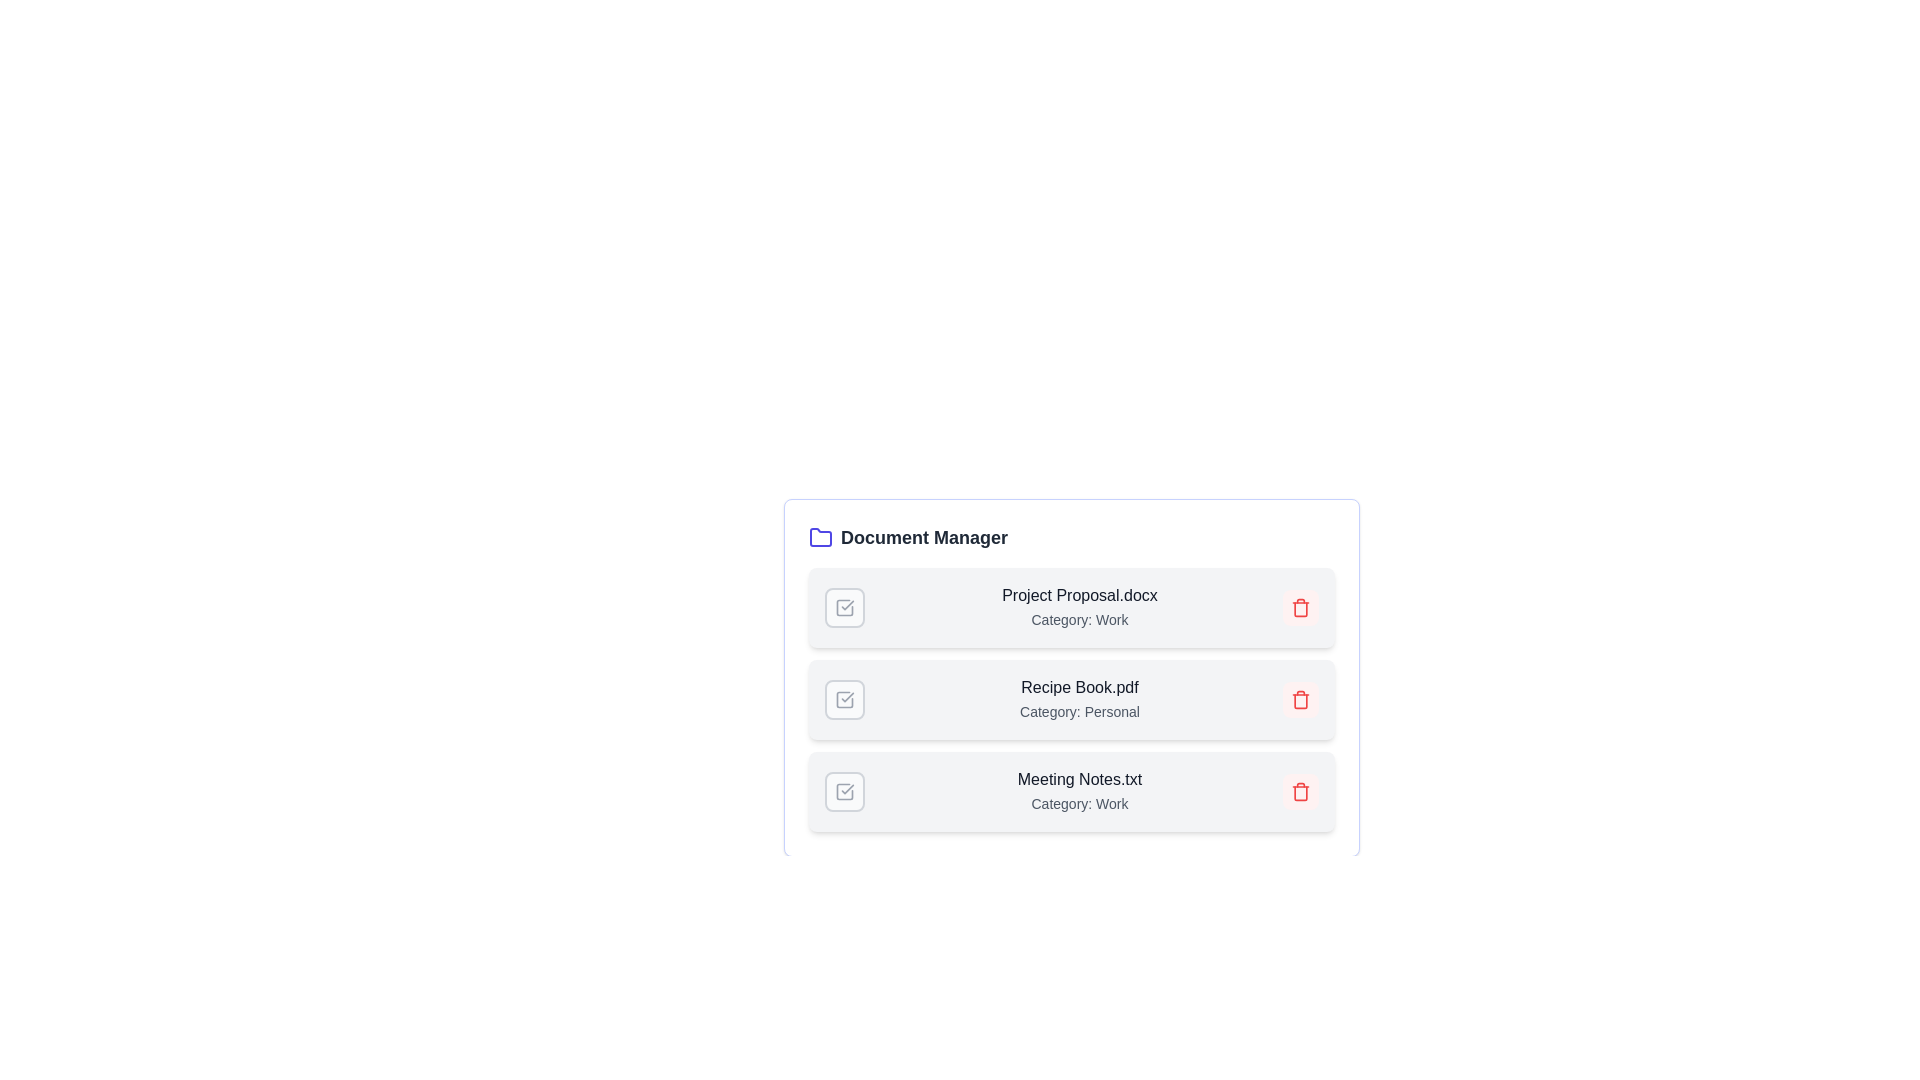 Image resolution: width=1920 pixels, height=1080 pixels. What do you see at coordinates (1070, 790) in the screenshot?
I see `the List item displaying 'Meeting Notes.txt'` at bounding box center [1070, 790].